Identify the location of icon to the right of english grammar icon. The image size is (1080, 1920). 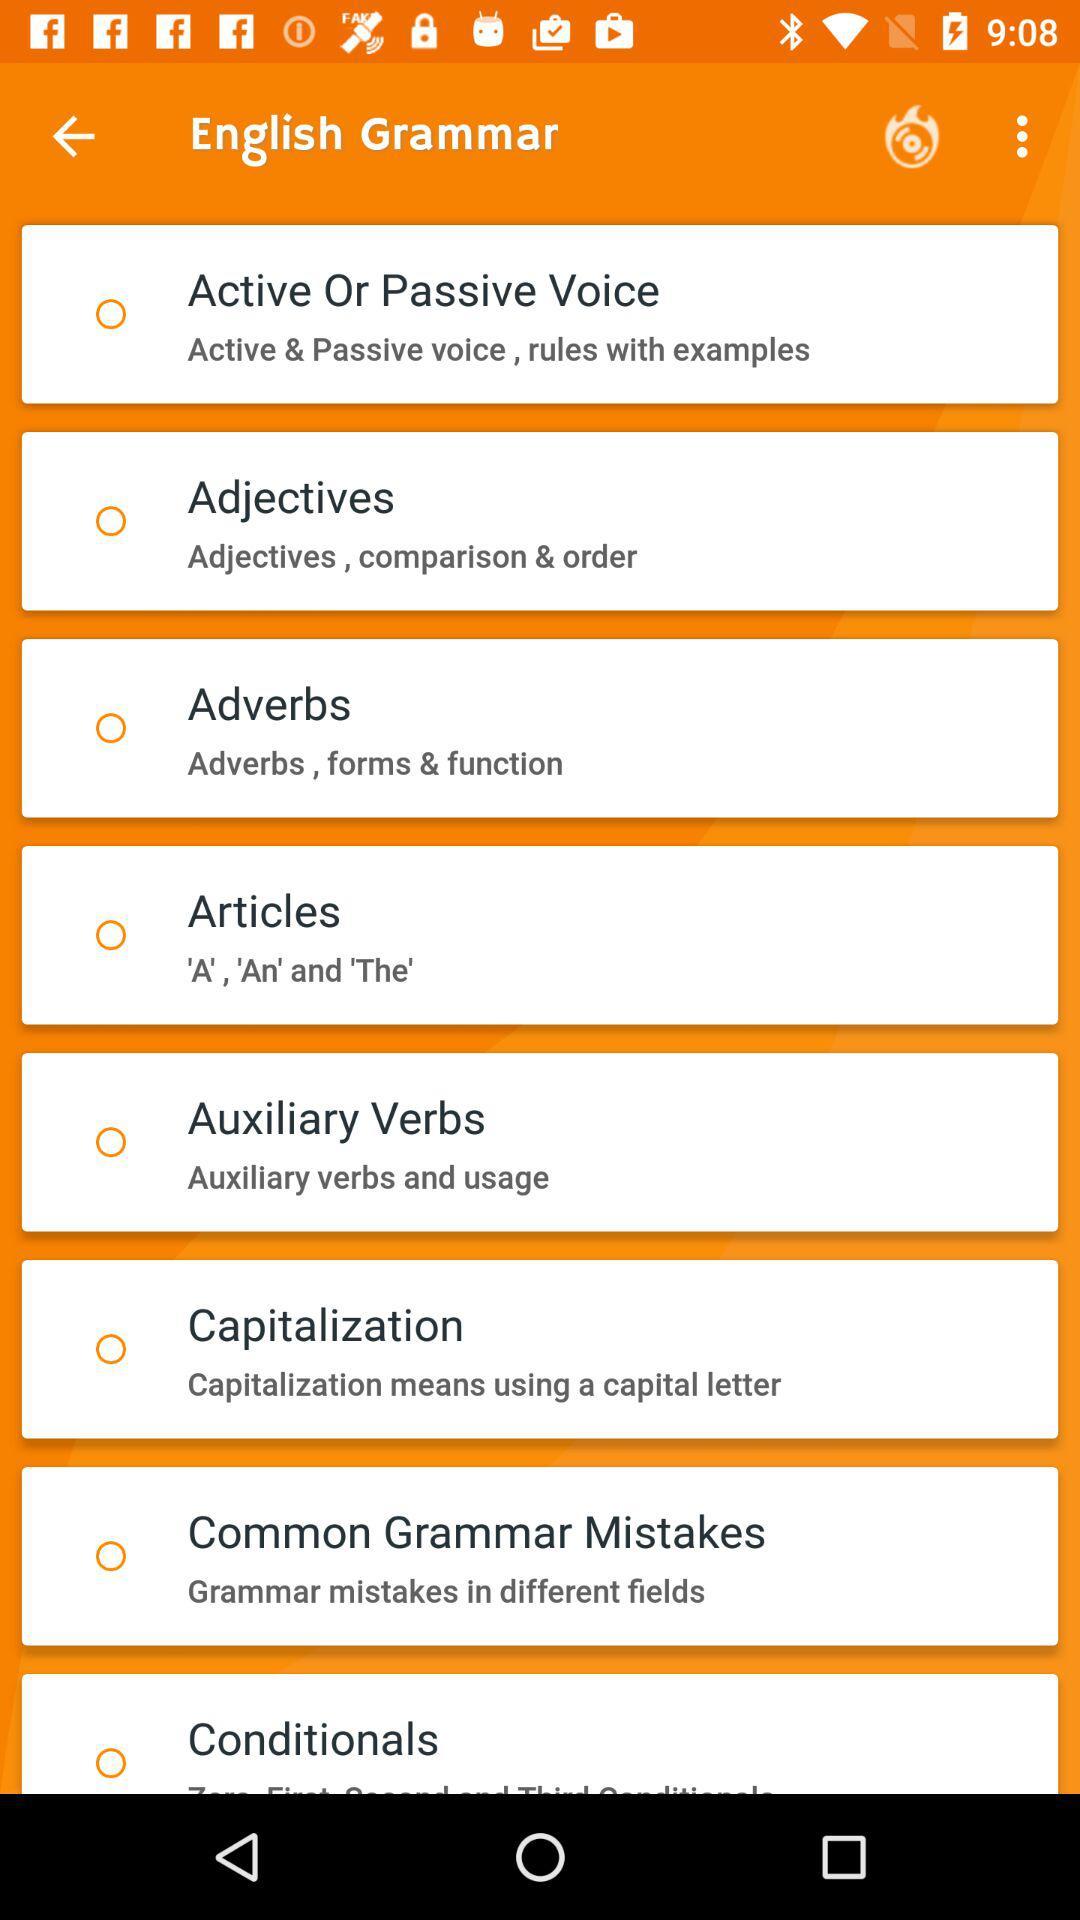
(911, 135).